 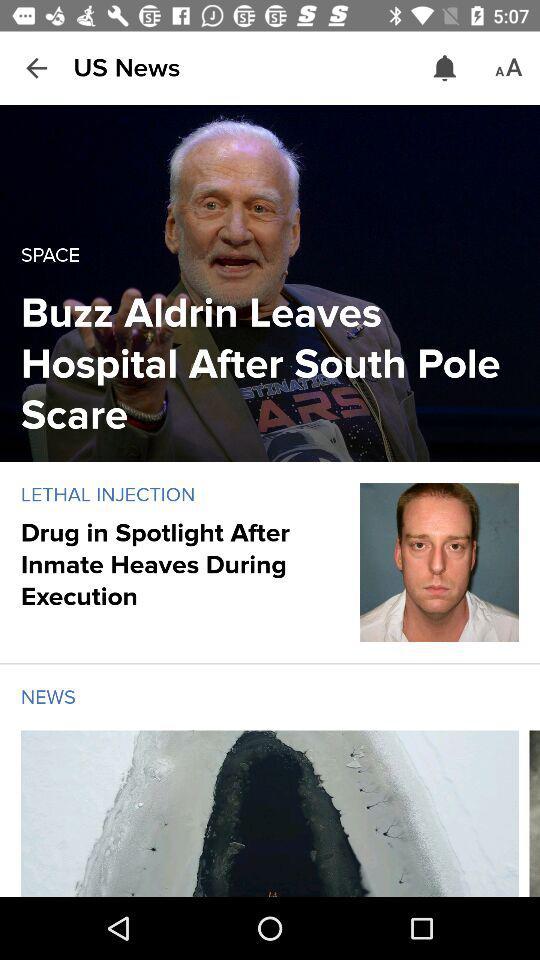 I want to click on this is news image, so click(x=270, y=813).